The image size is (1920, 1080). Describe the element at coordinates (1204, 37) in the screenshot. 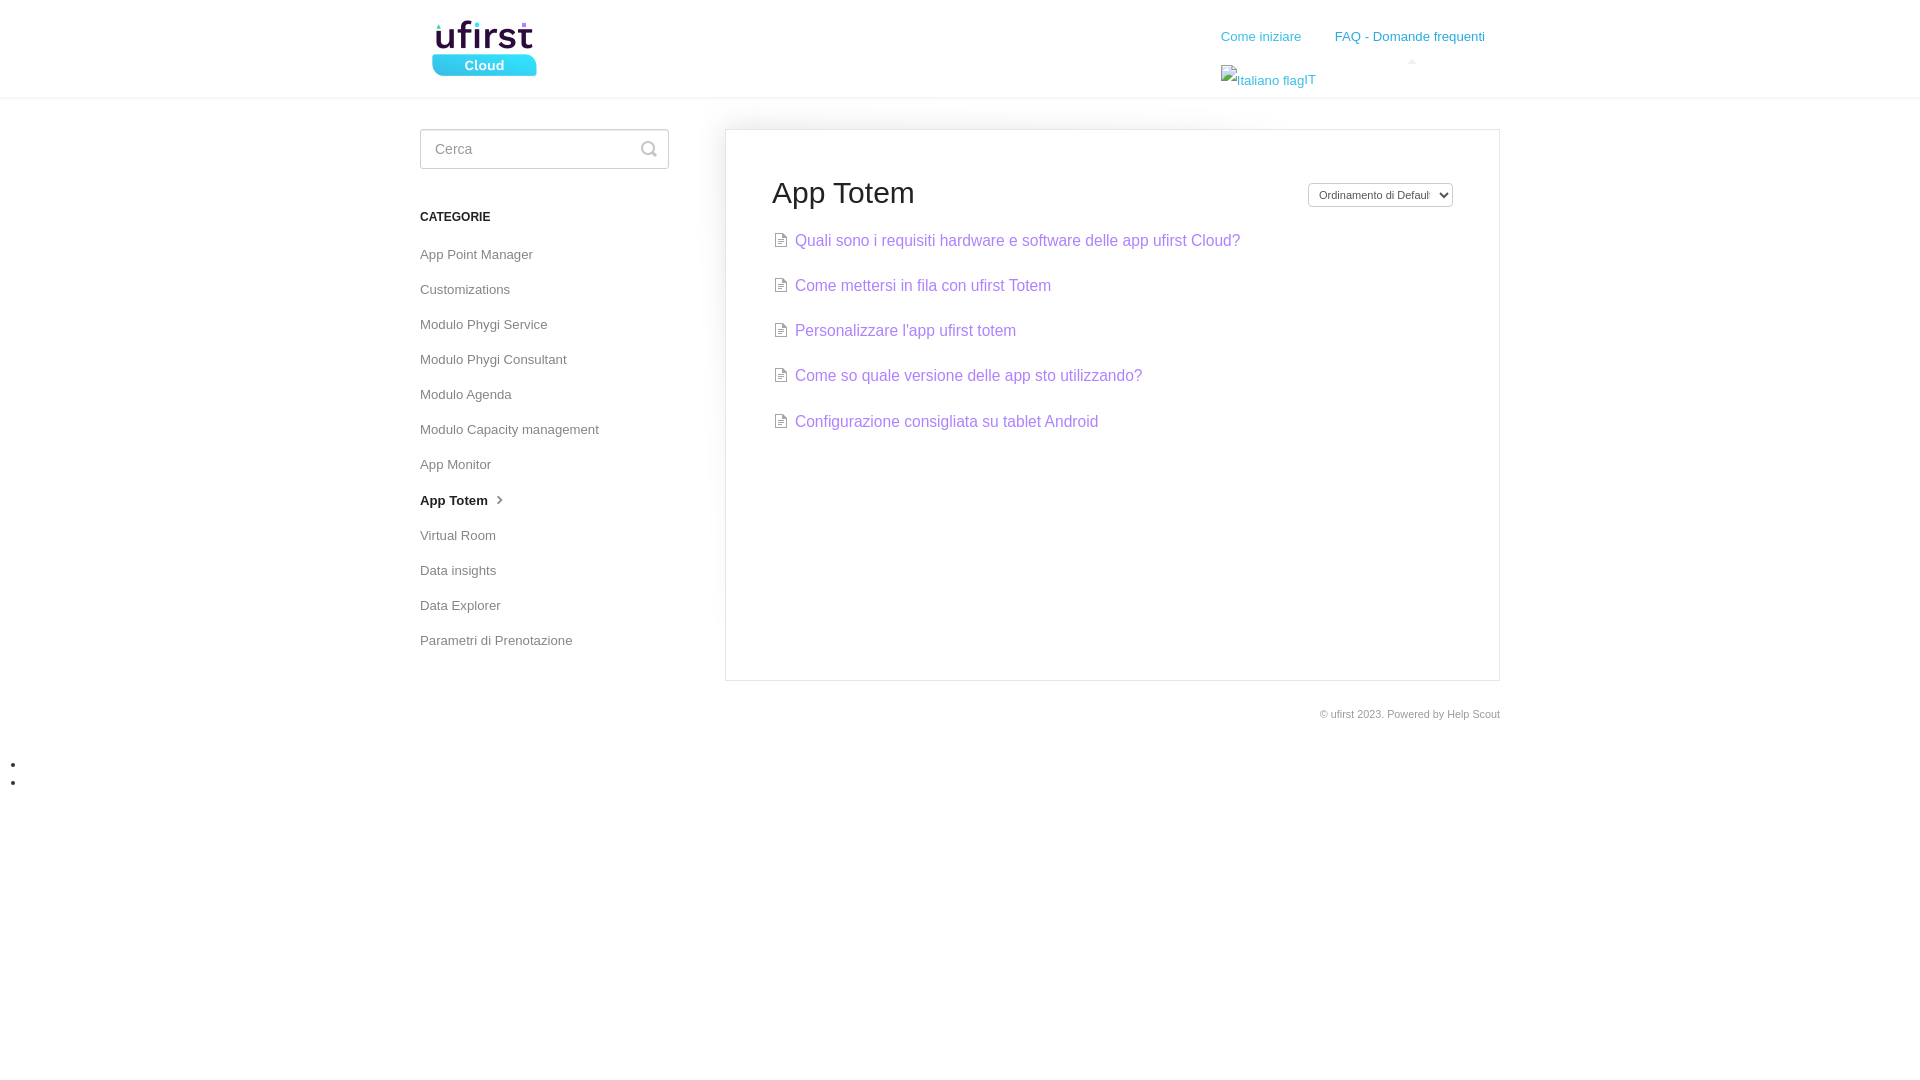

I see `'Come iniziare'` at that location.